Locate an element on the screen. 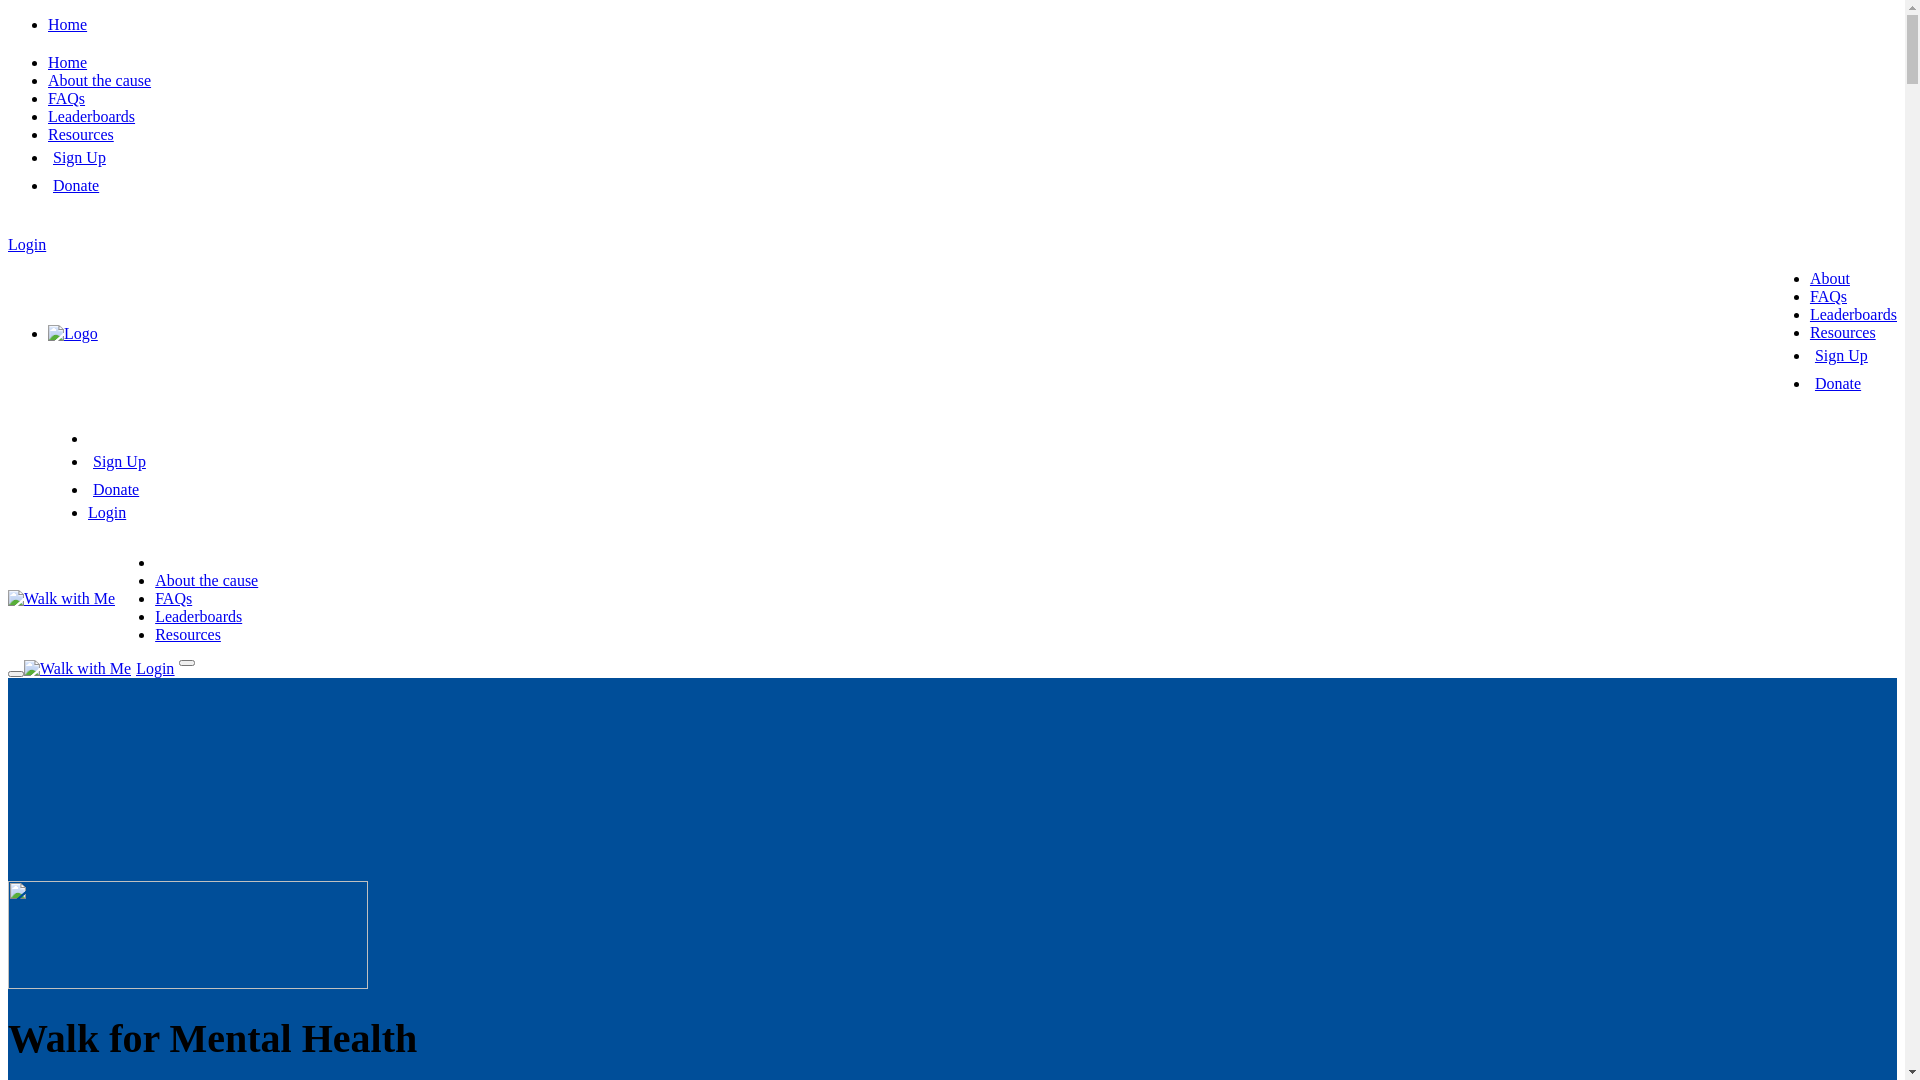  'About the cause' is located at coordinates (153, 580).